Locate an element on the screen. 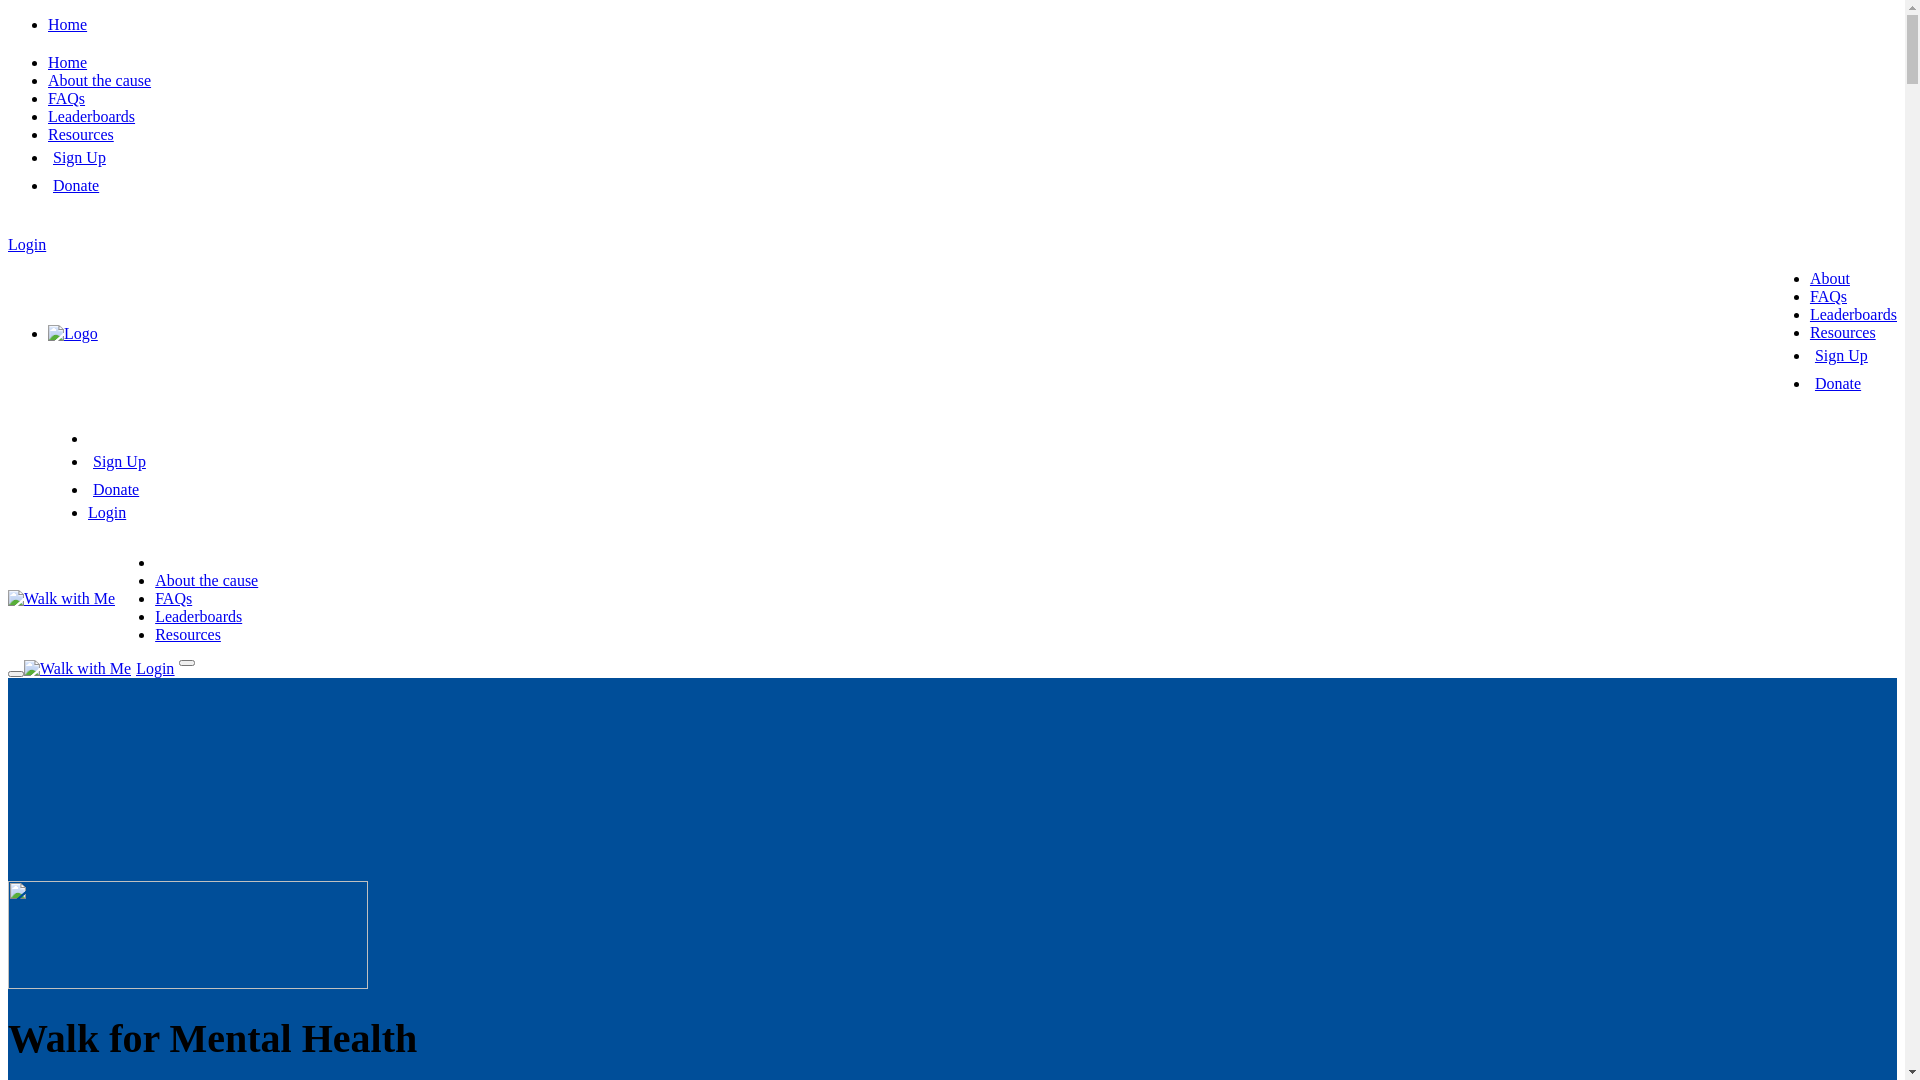  'About the cause' is located at coordinates (153, 580).